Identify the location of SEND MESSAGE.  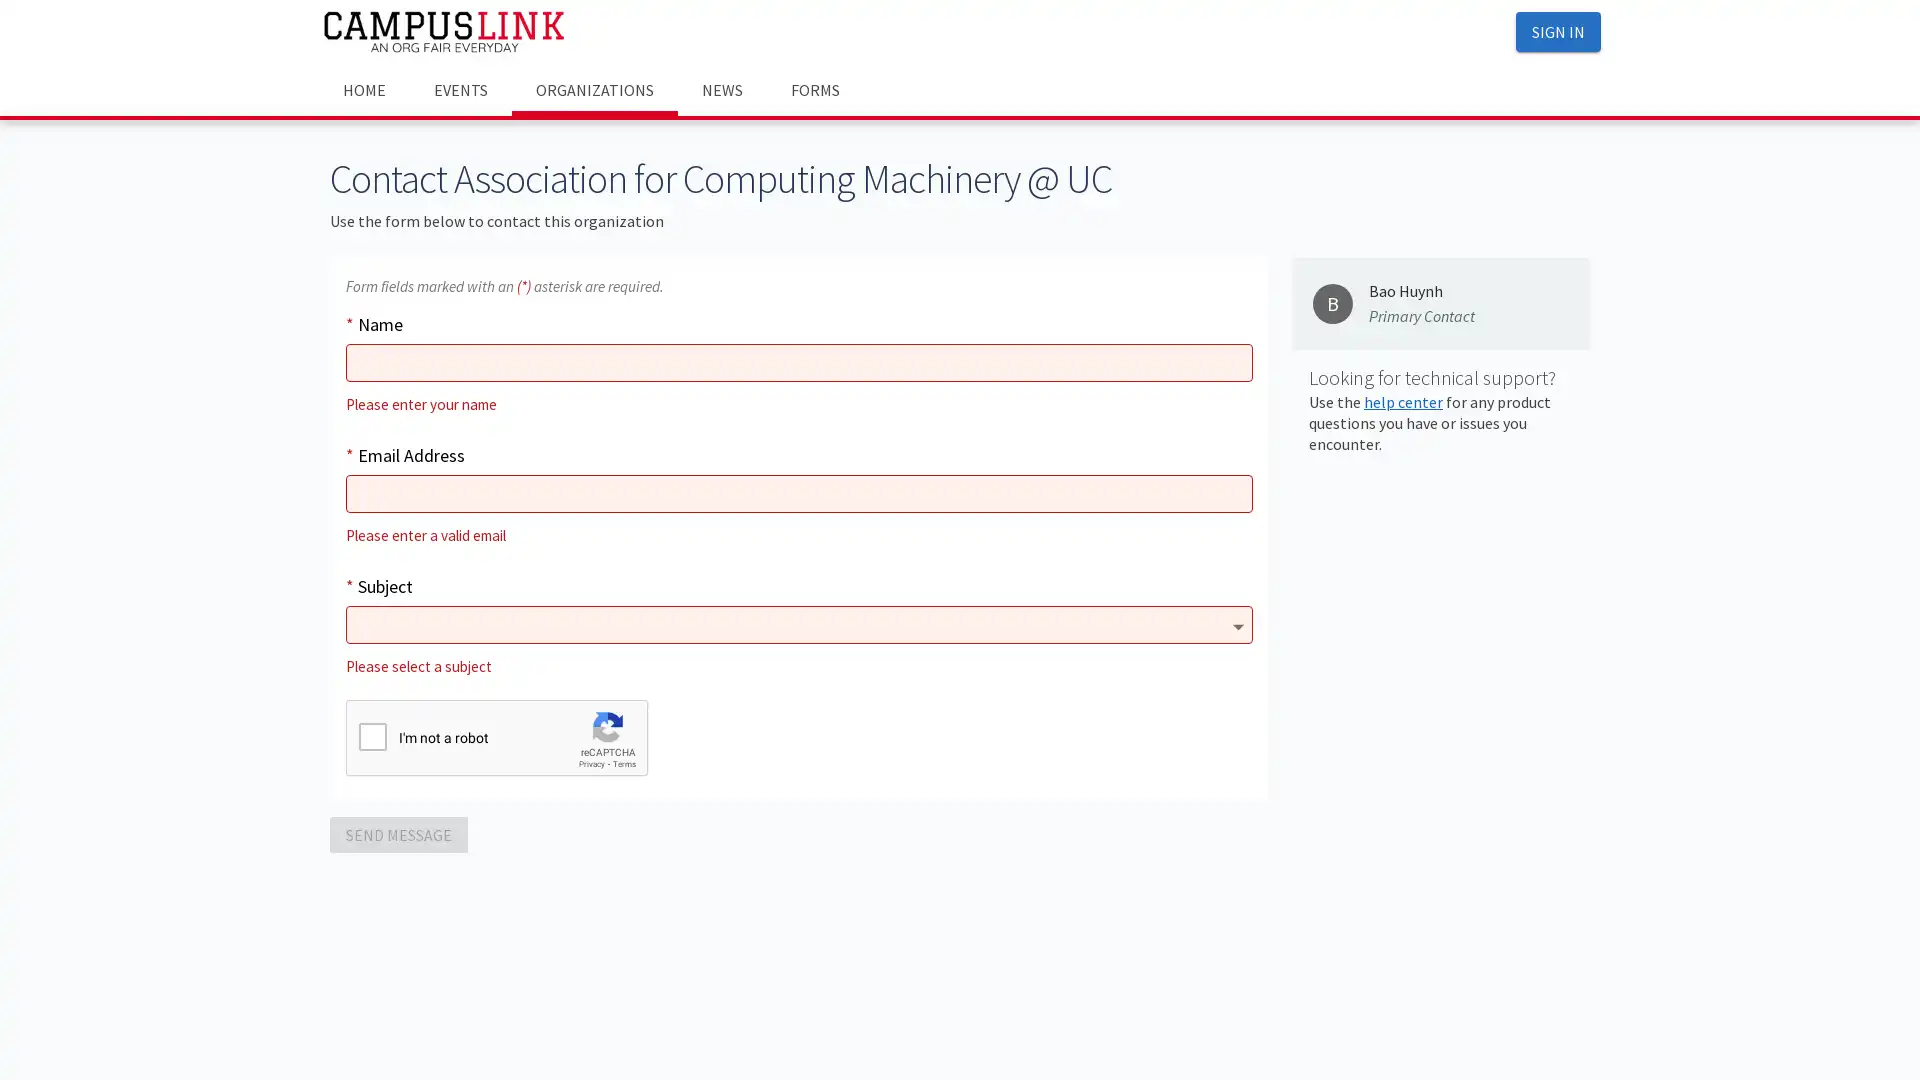
(398, 833).